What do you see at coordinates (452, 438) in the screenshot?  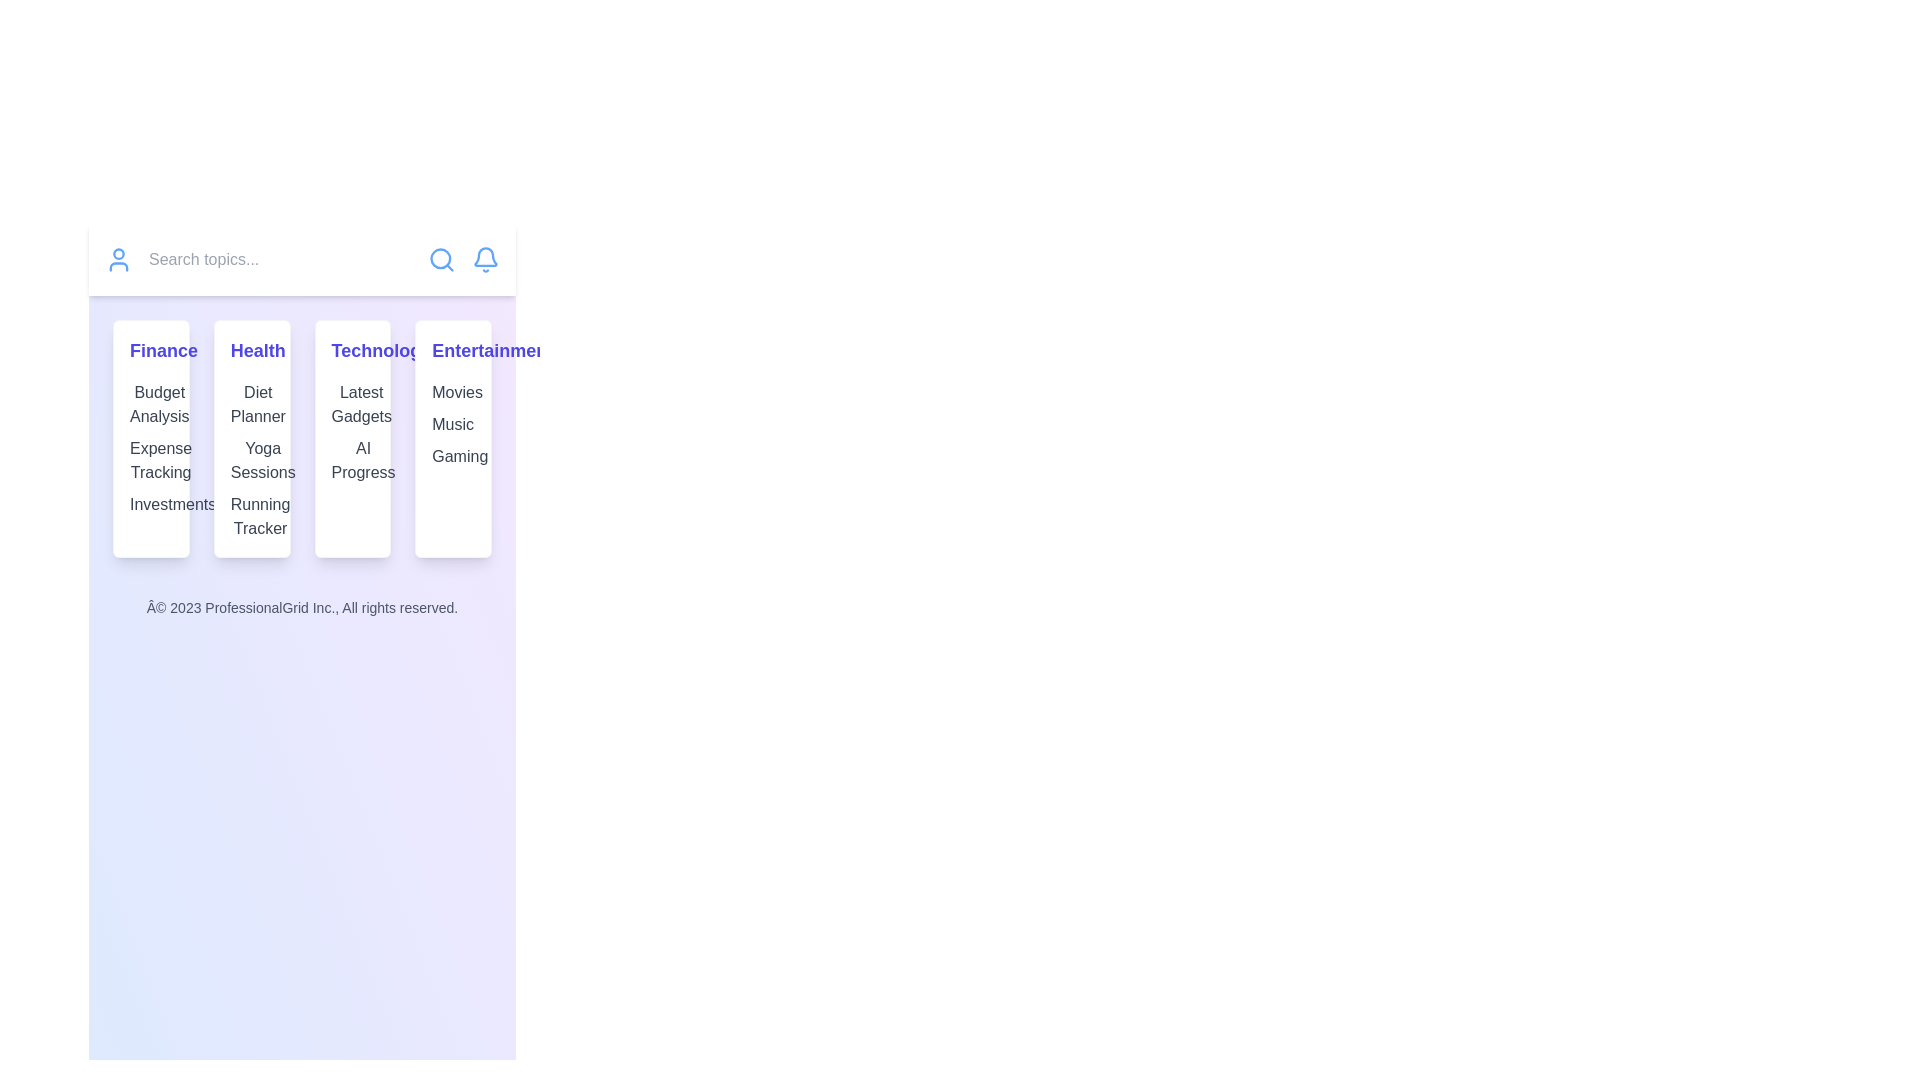 I see `the fourth navigational card related to 'Entertainment' positioned in a grid` at bounding box center [452, 438].